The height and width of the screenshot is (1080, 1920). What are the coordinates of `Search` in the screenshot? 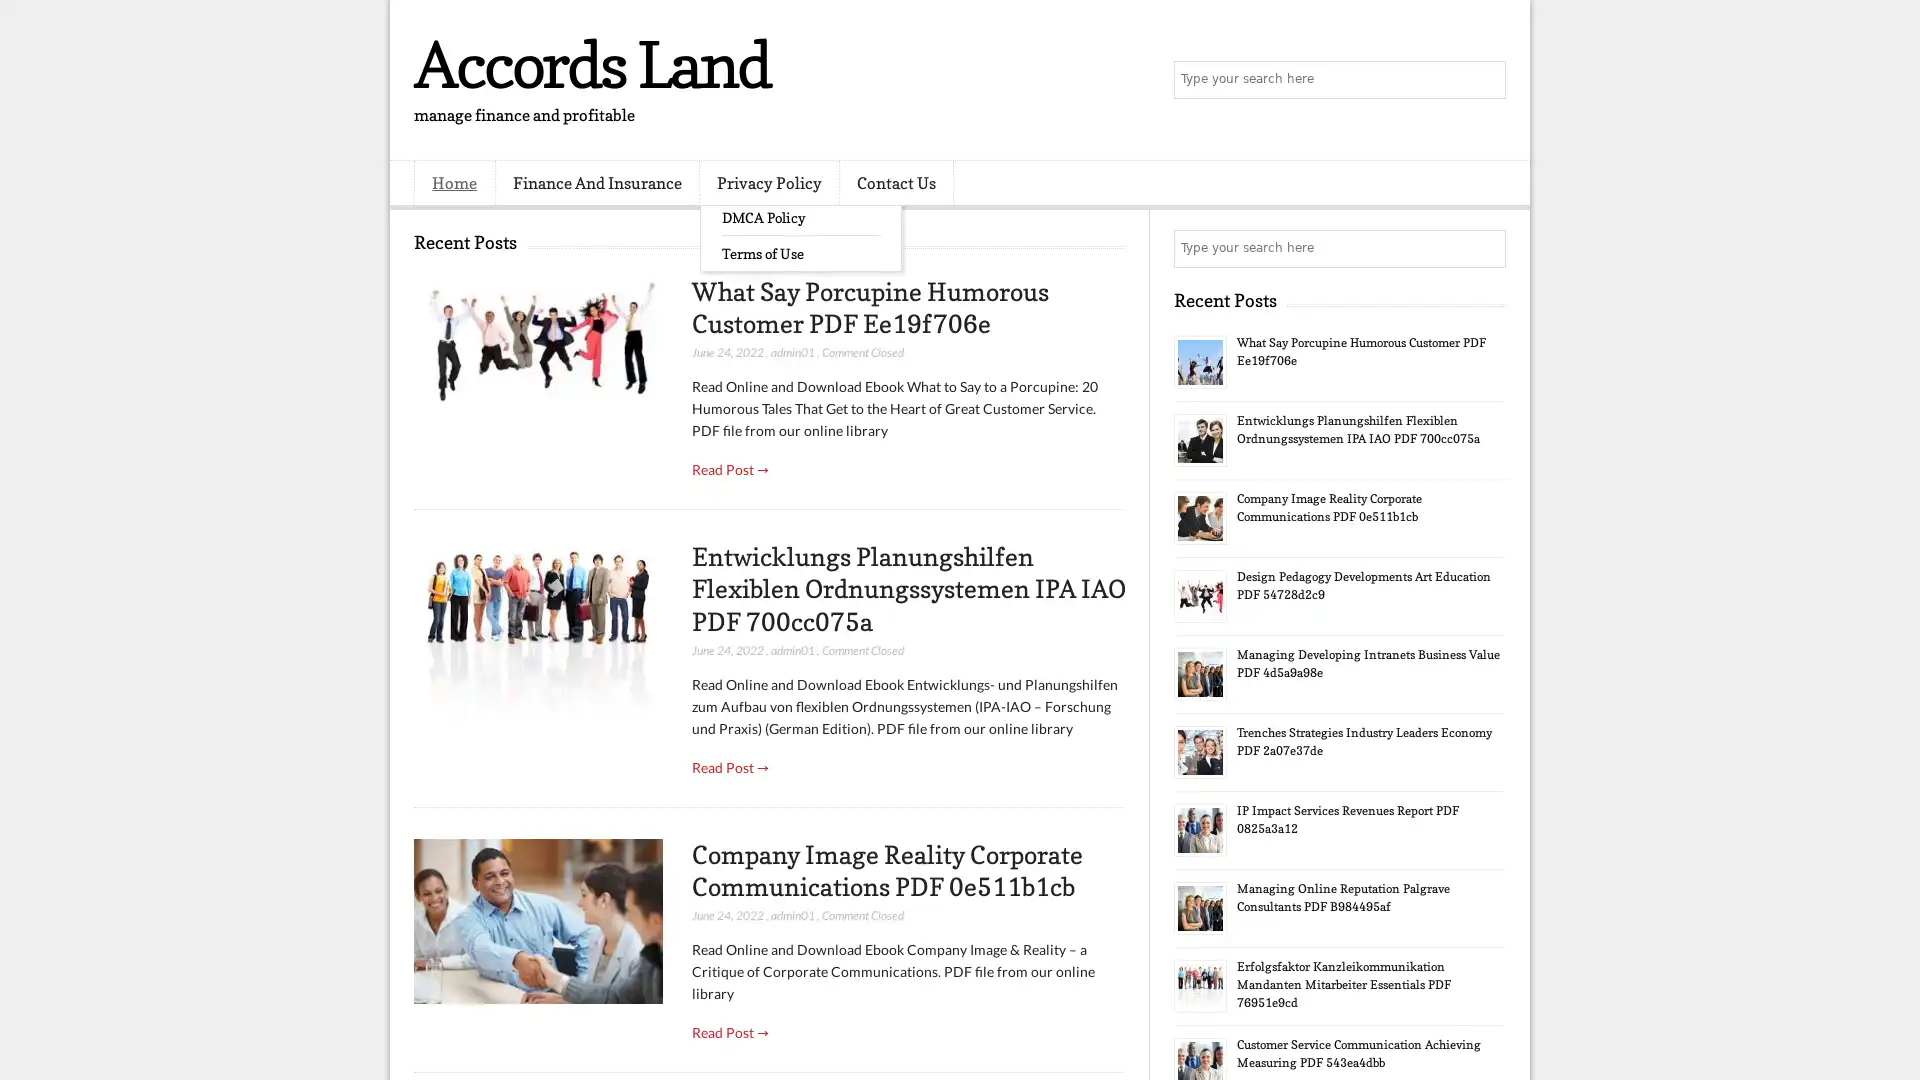 It's located at (1485, 80).